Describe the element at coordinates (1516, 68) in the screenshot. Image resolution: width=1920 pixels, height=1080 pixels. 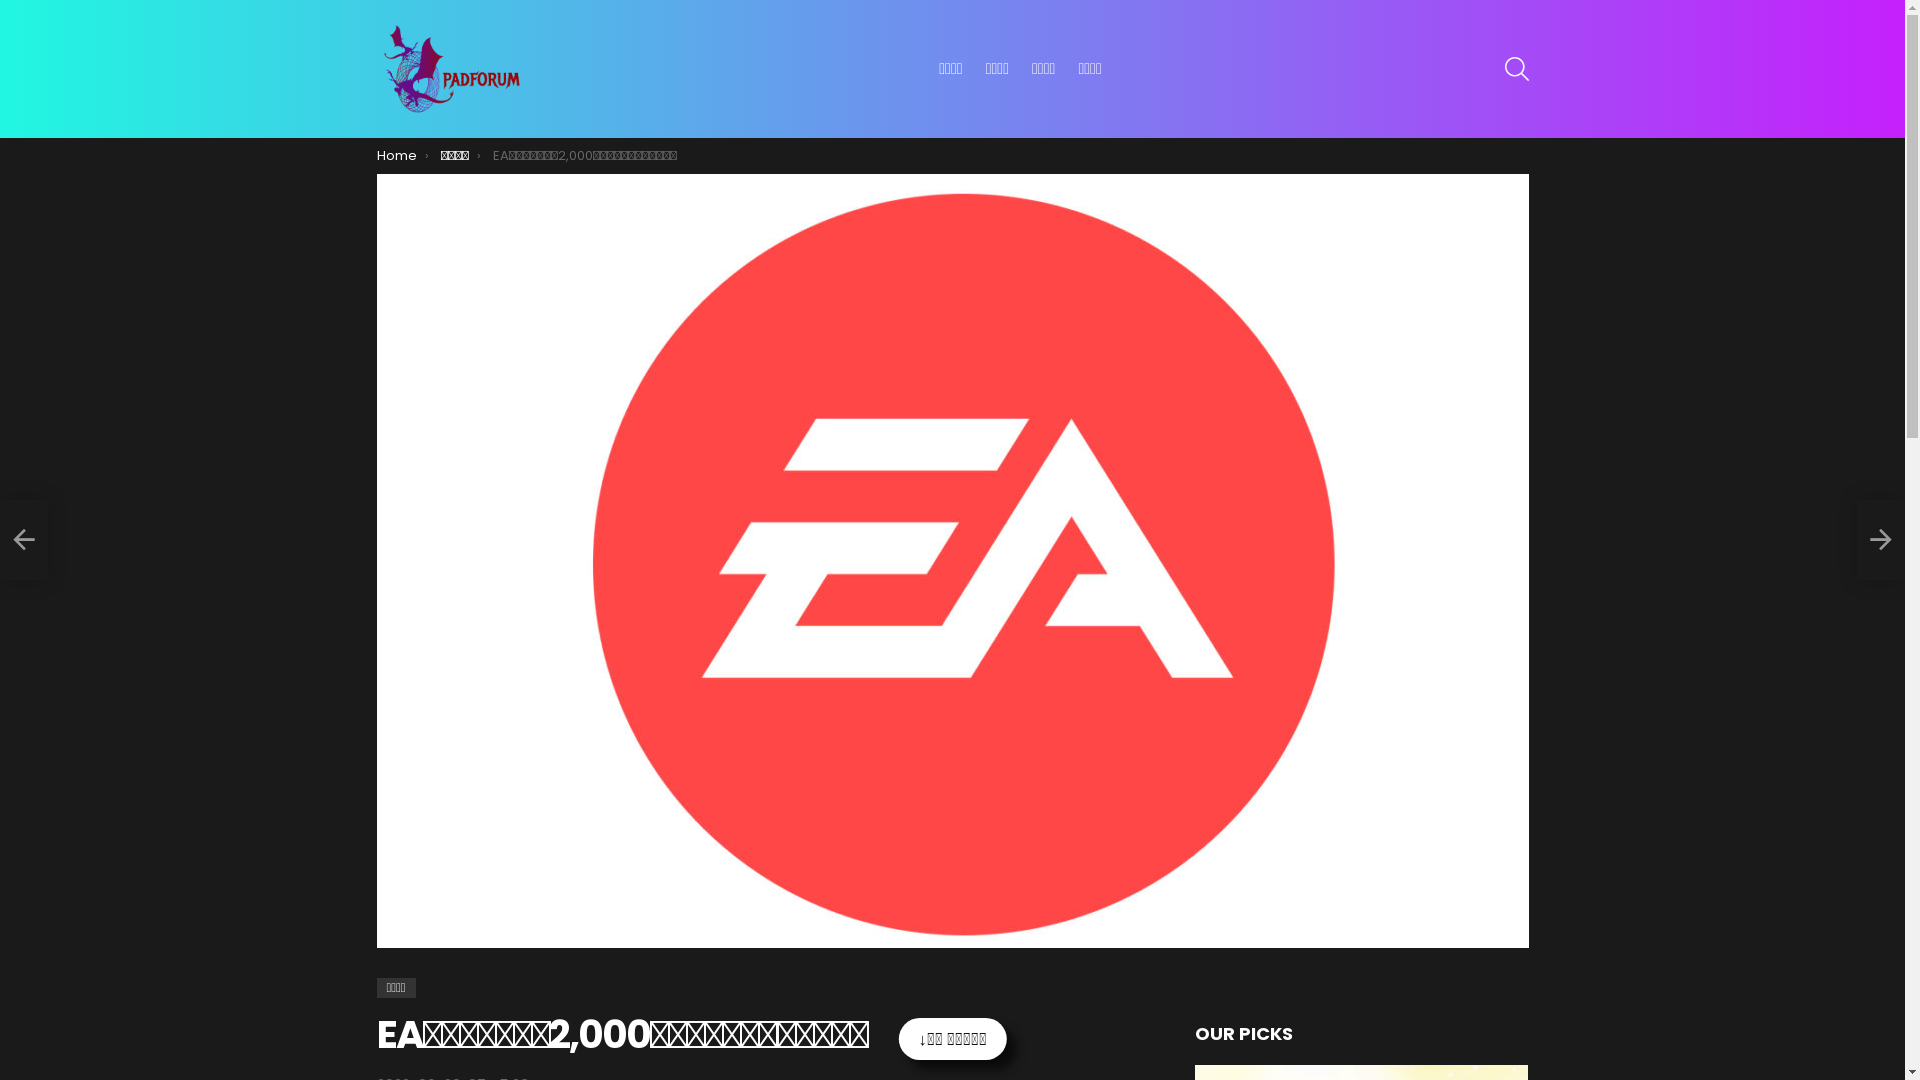
I see `'SEARCH'` at that location.